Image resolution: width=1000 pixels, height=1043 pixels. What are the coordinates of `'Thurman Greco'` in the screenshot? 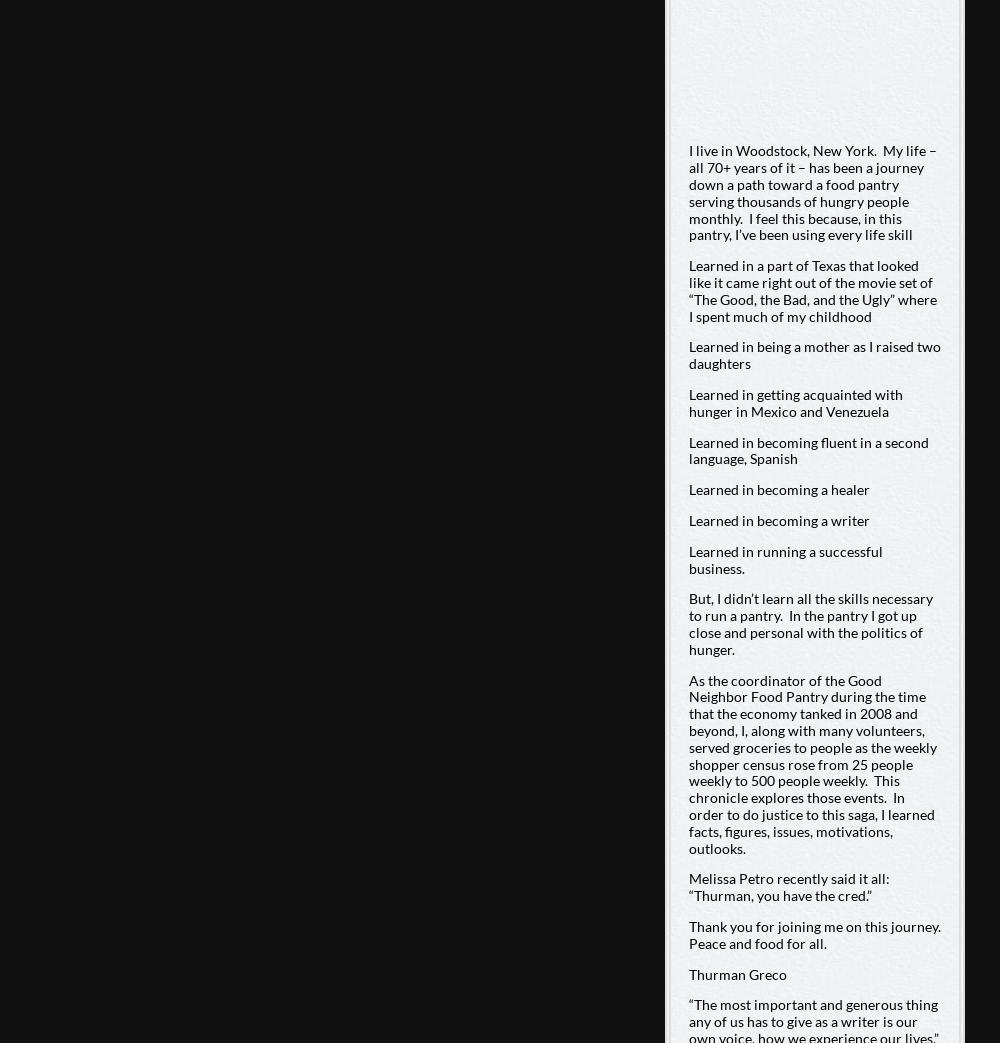 It's located at (736, 973).